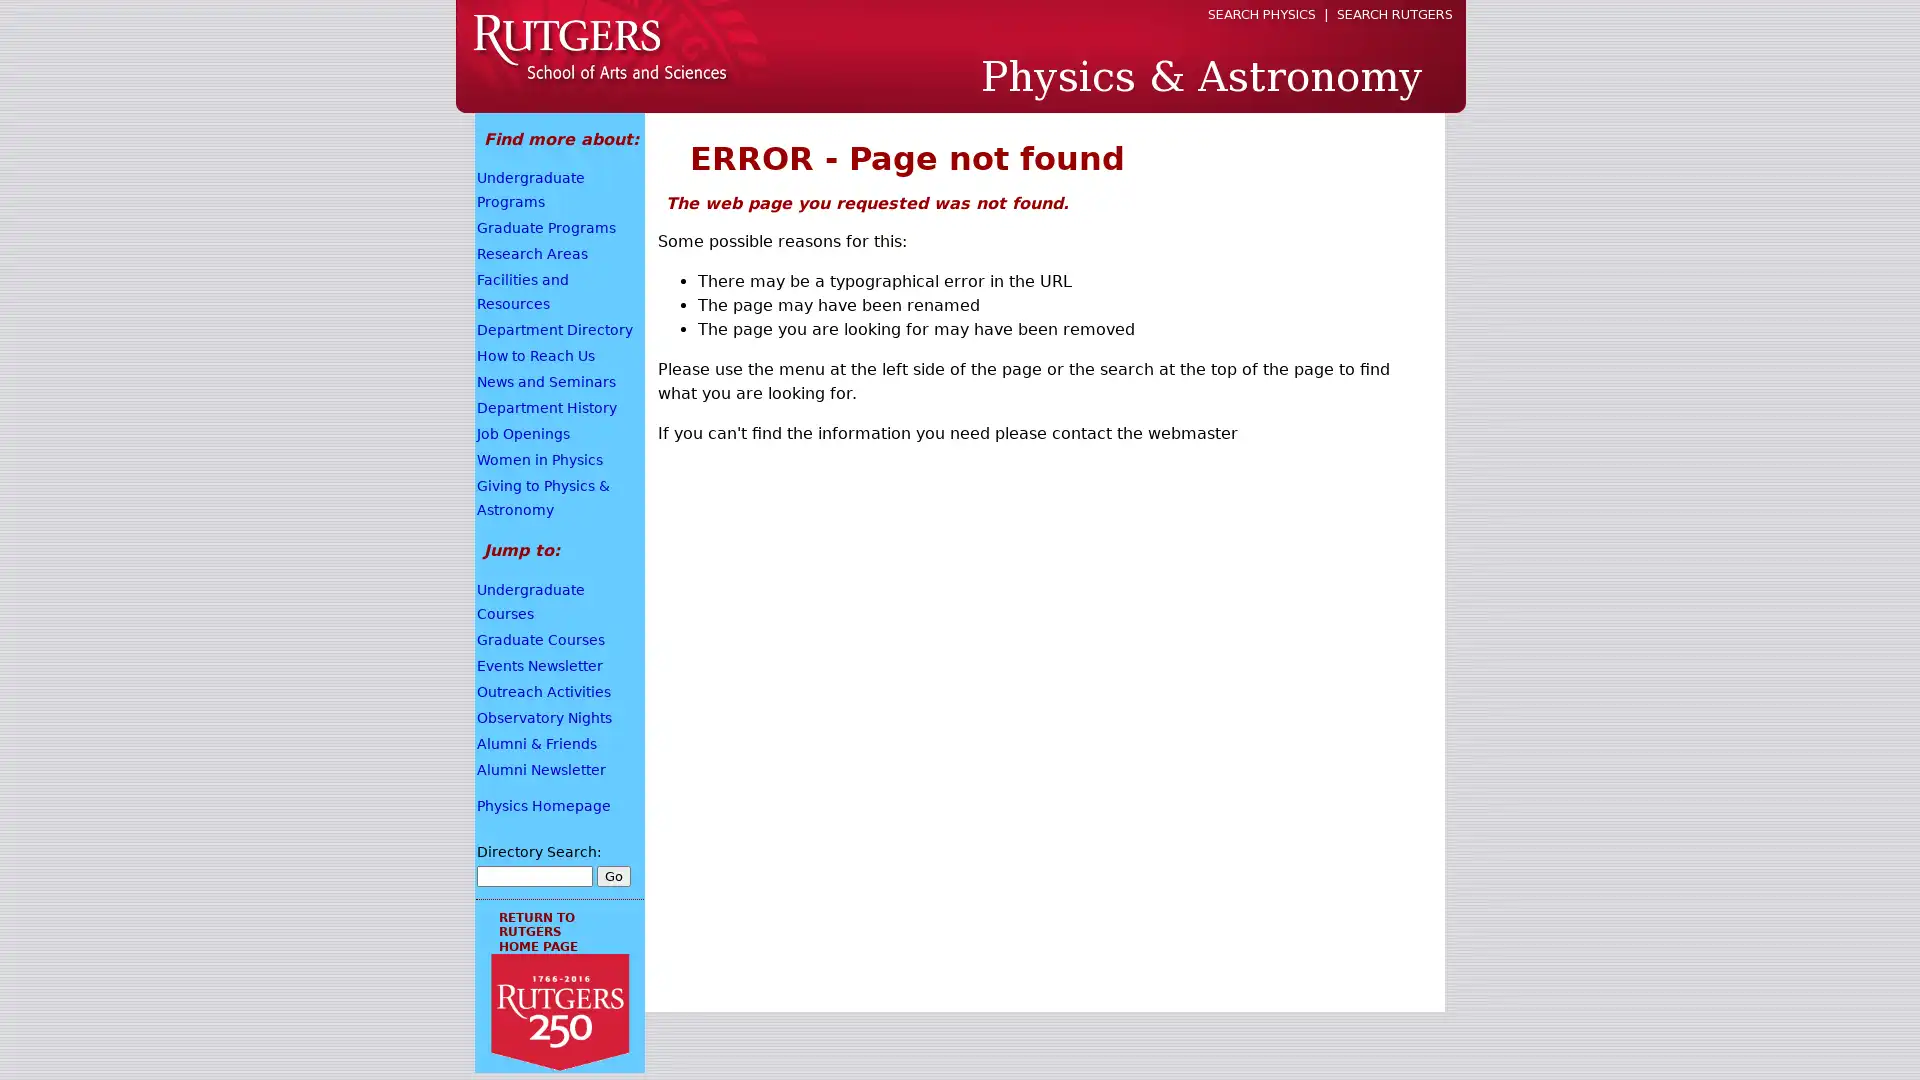 The image size is (1920, 1080). Describe the element at coordinates (613, 874) in the screenshot. I see `Go` at that location.